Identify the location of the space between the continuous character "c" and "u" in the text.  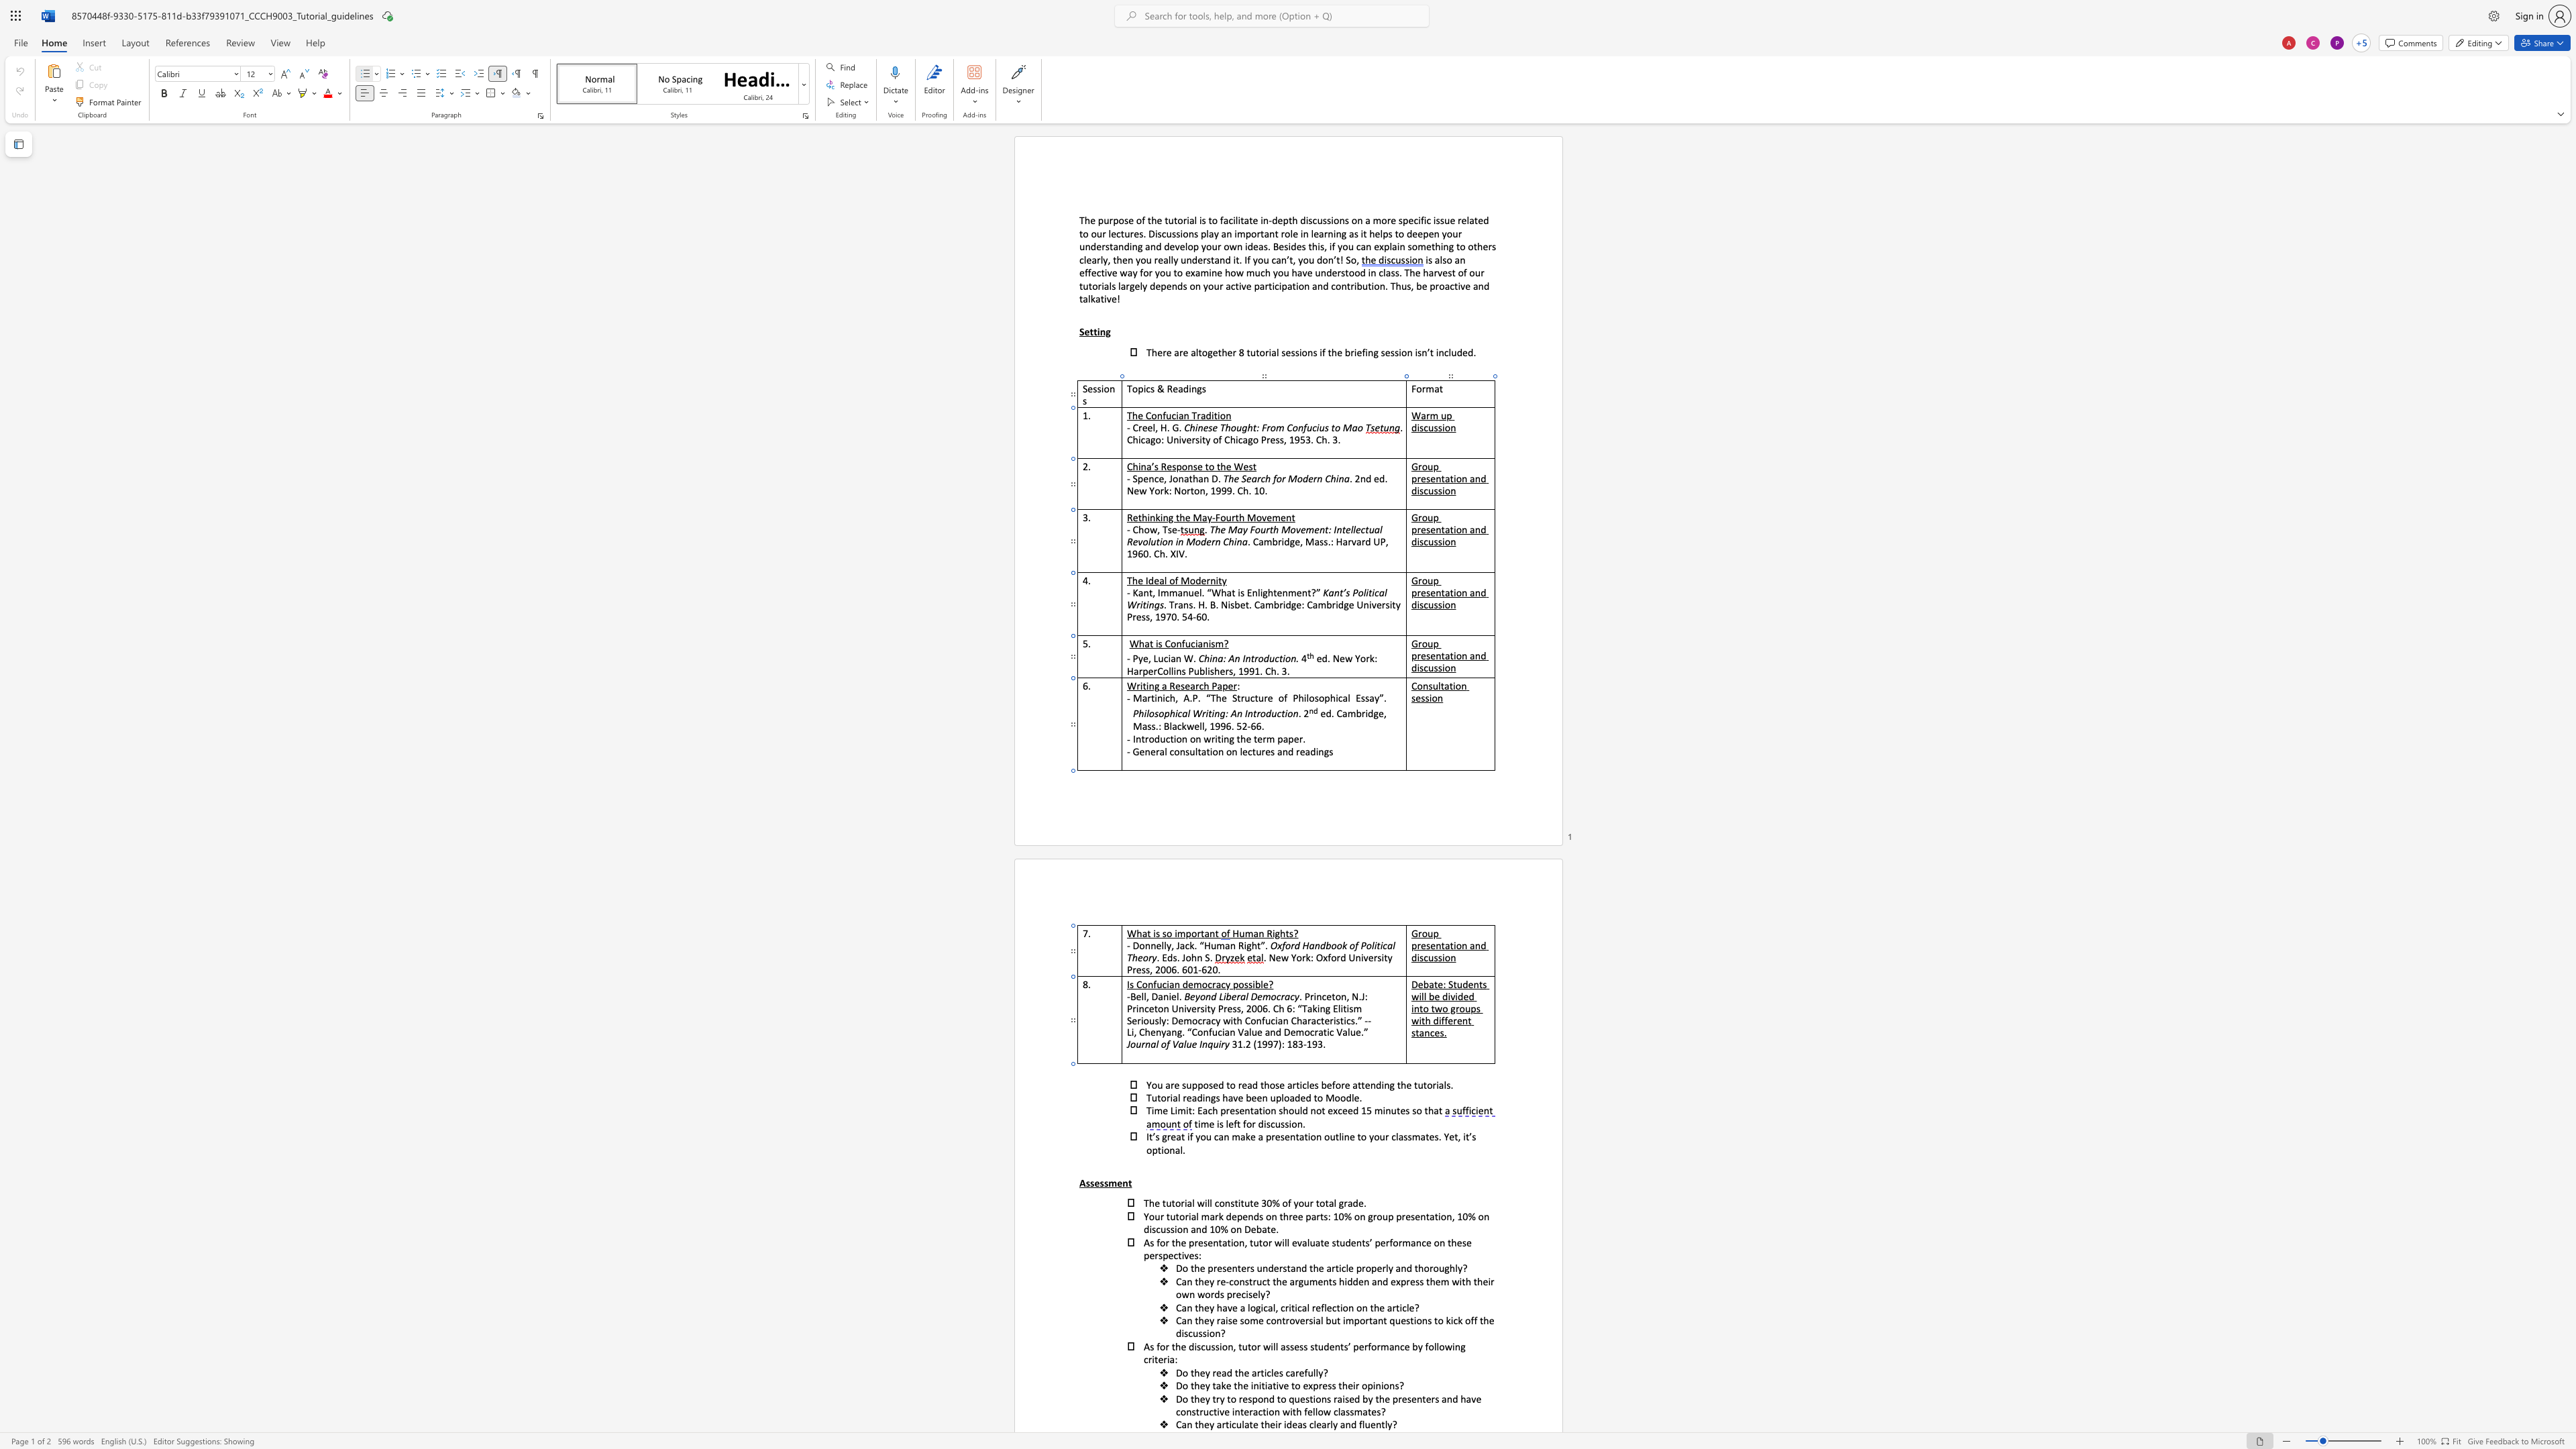
(1275, 1124).